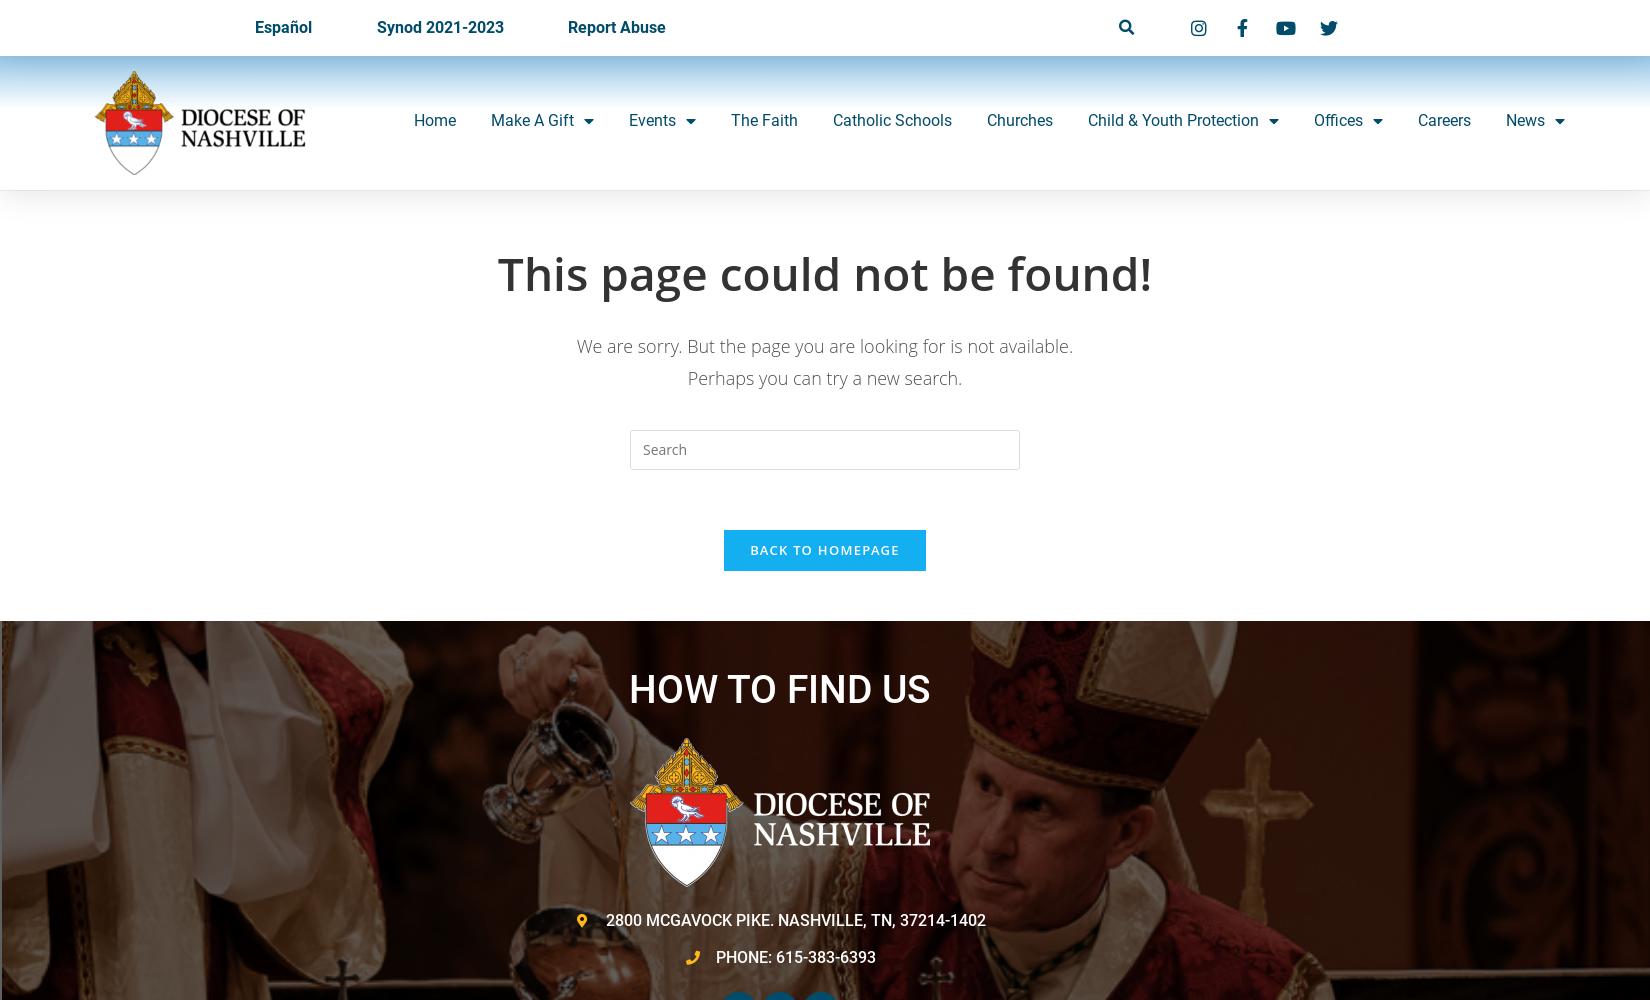  Describe the element at coordinates (627, 119) in the screenshot. I see `'Events'` at that location.